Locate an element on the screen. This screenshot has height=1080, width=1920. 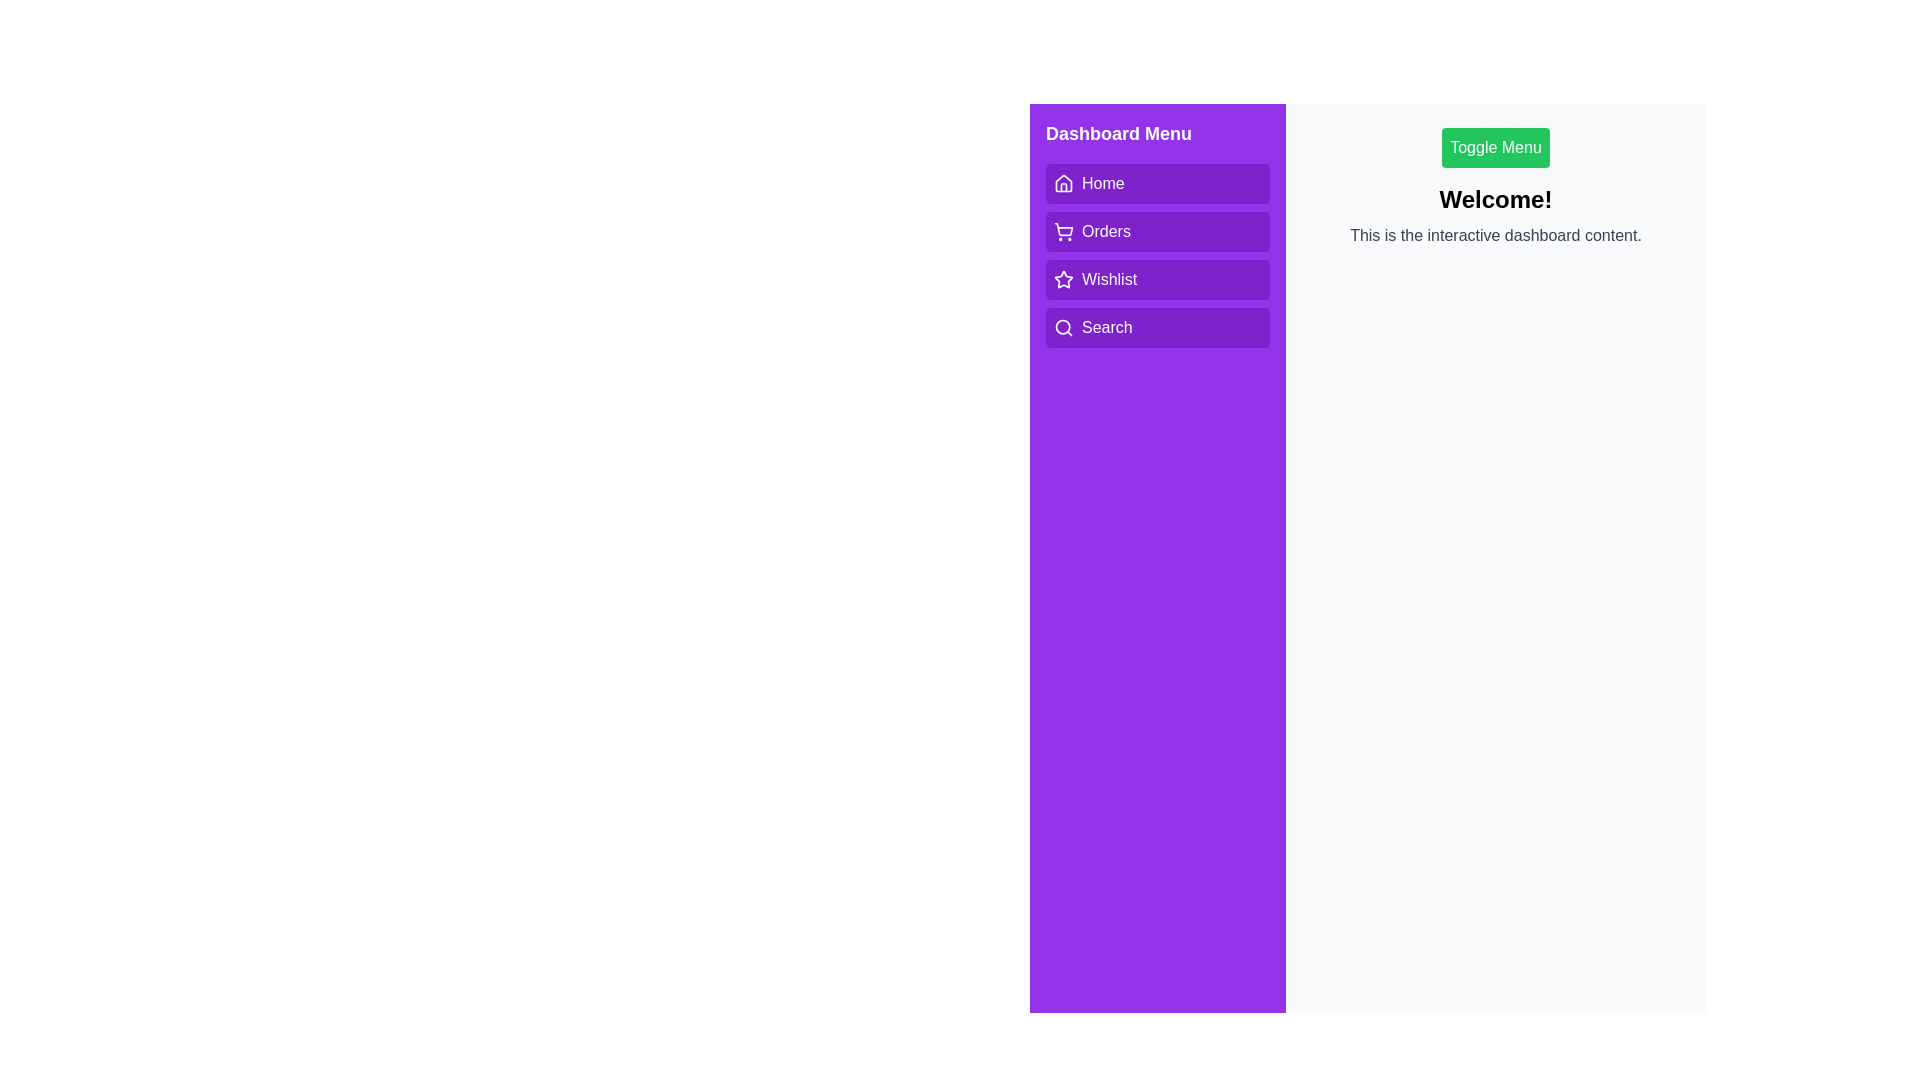
the menu option Home to observe the hover effect is located at coordinates (1157, 184).